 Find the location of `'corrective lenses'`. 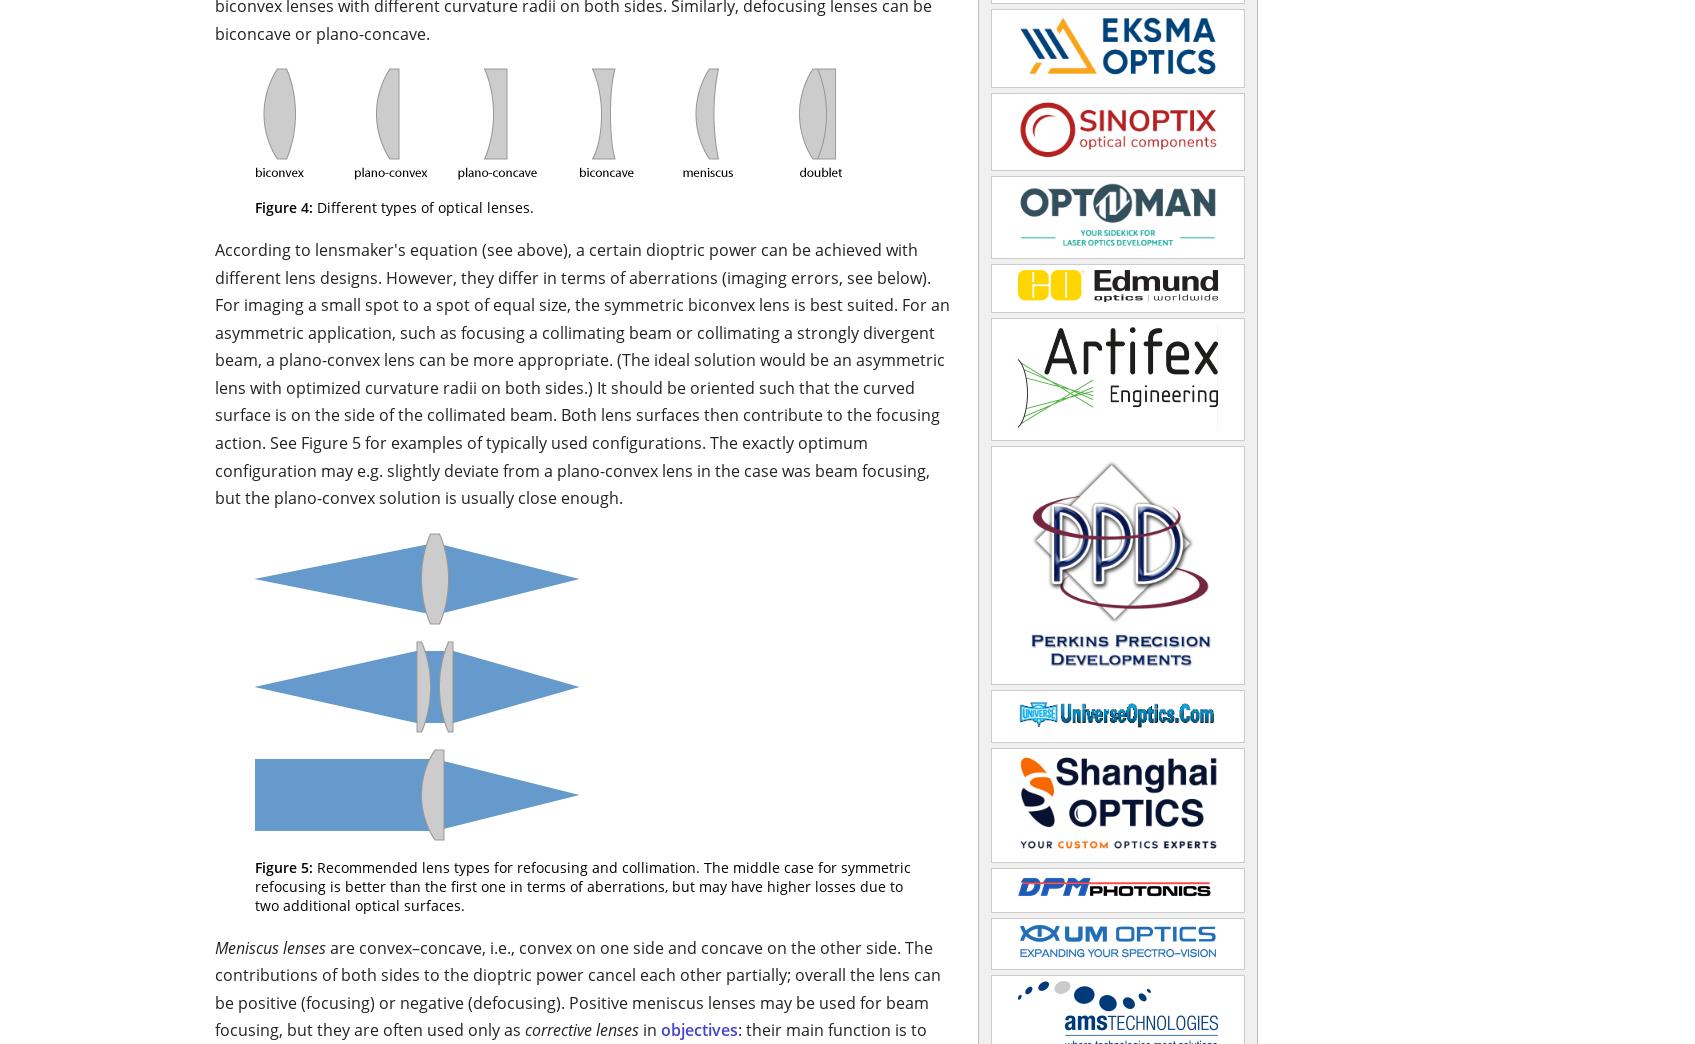

'corrective lenses' is located at coordinates (582, 1030).